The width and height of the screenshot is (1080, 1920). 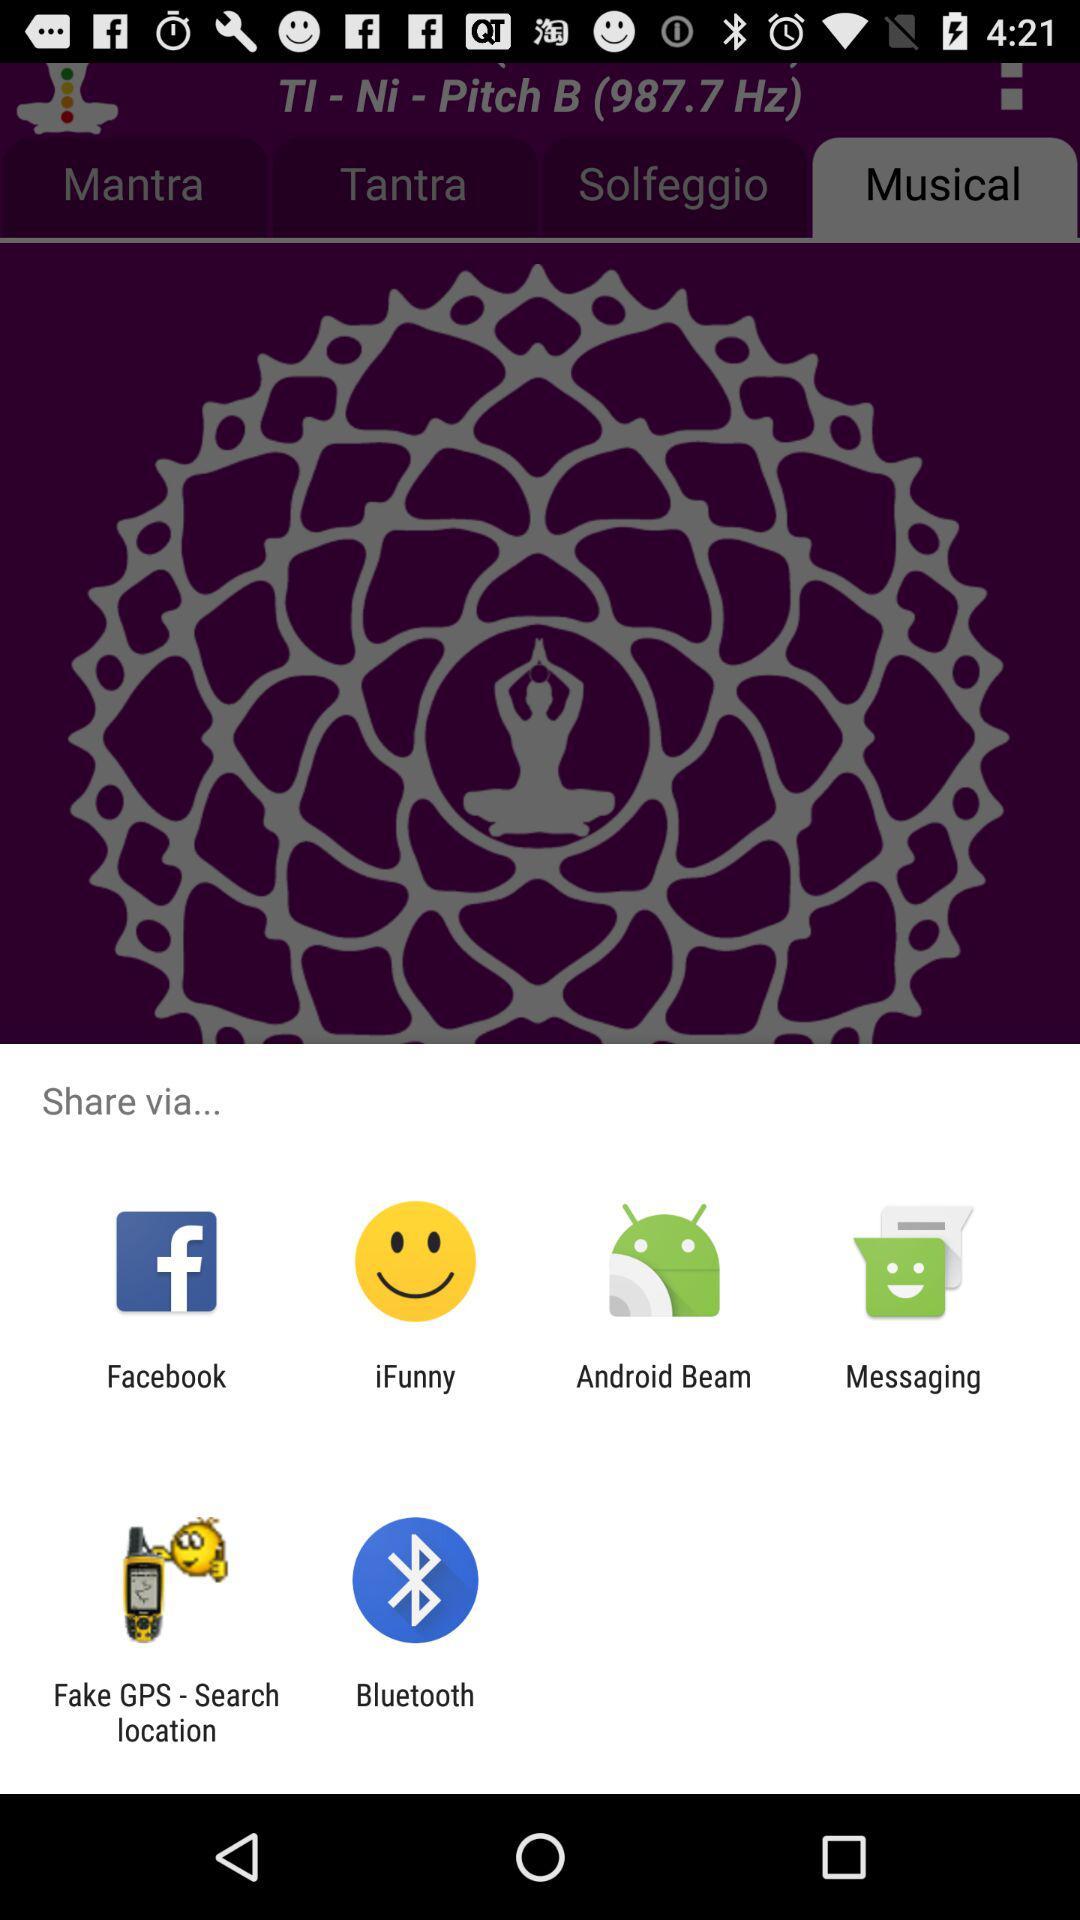 What do you see at coordinates (414, 1392) in the screenshot?
I see `the icon to the right of facebook` at bounding box center [414, 1392].